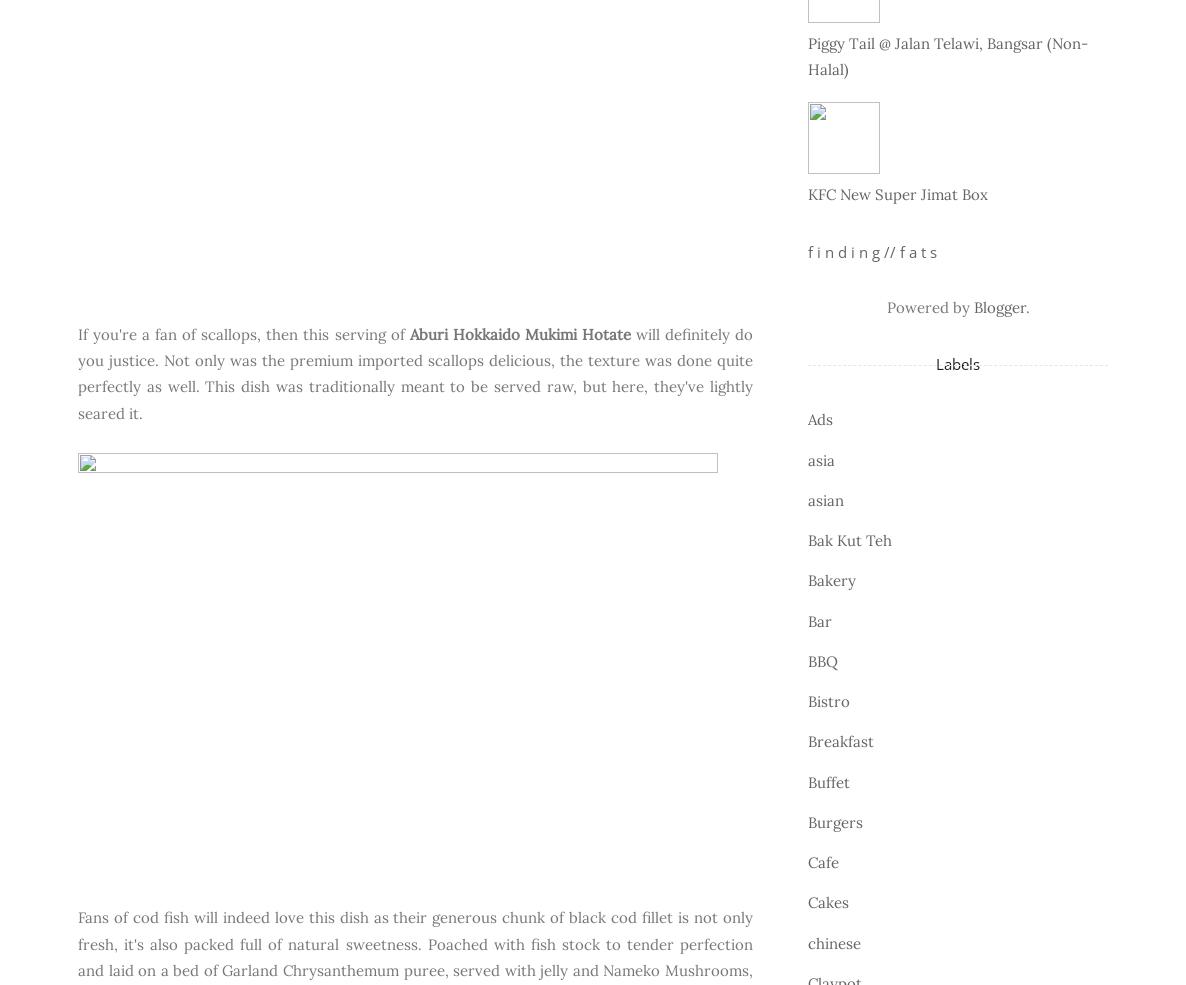 The width and height of the screenshot is (1186, 985). What do you see at coordinates (808, 861) in the screenshot?
I see `'Cafe'` at bounding box center [808, 861].